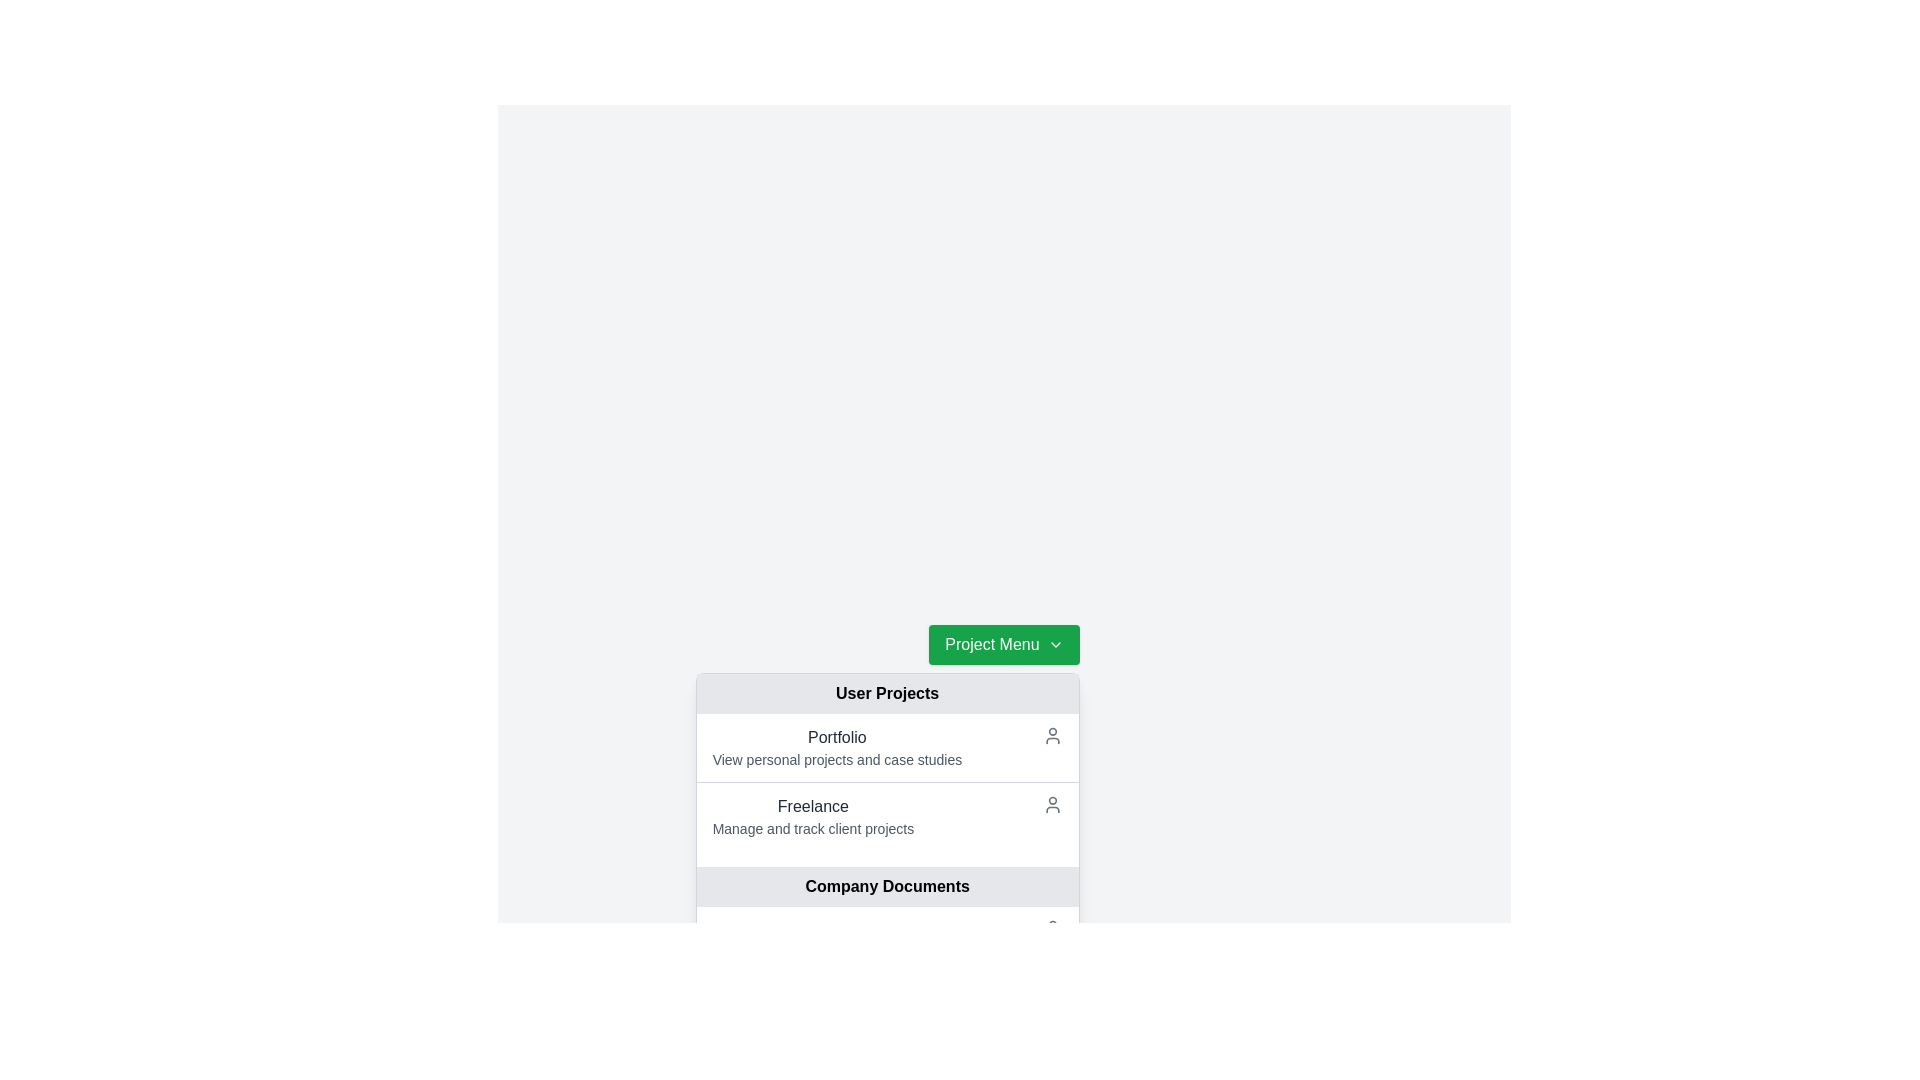 The image size is (1920, 1080). What do you see at coordinates (886, 693) in the screenshot?
I see `the 'User Projects' text label, which is styled with a bold font and light gray background, positioned beneath the 'Project Menu' button` at bounding box center [886, 693].